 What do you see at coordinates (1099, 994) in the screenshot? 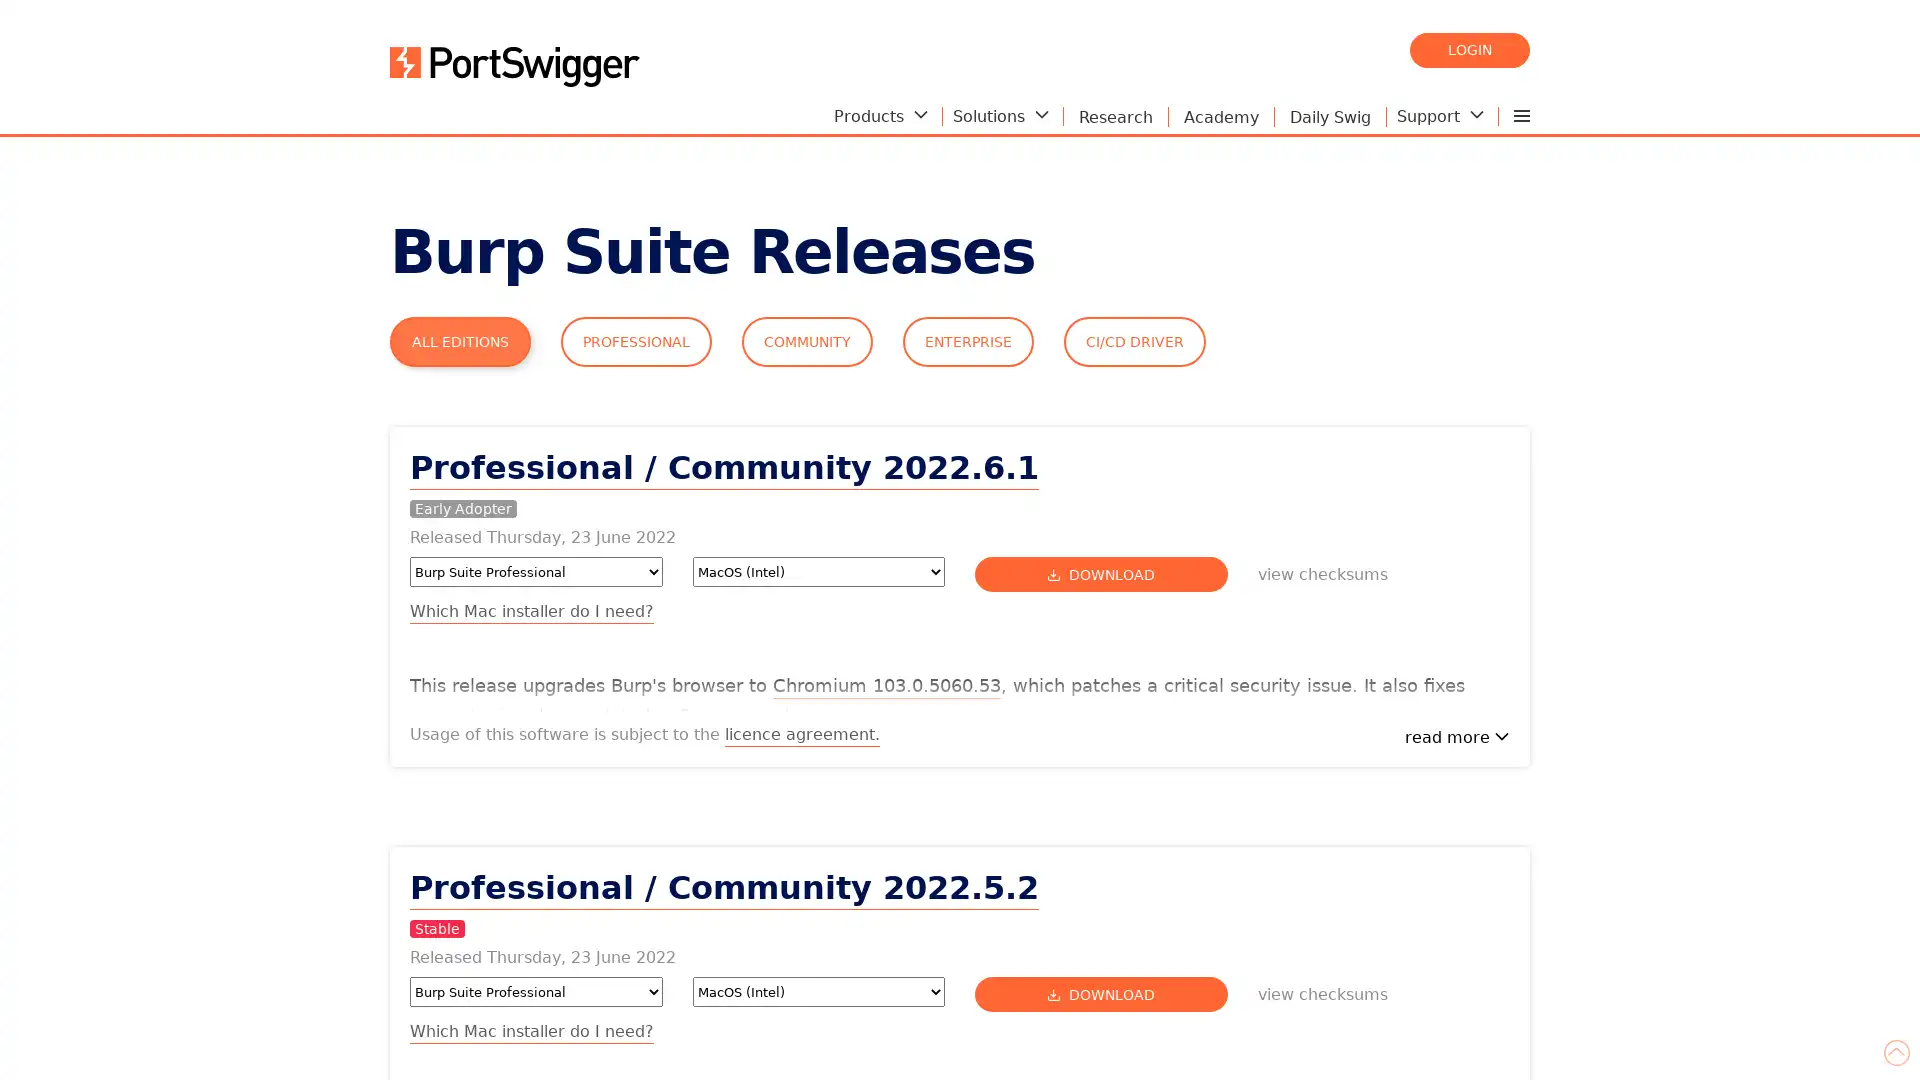
I see `DOWNLOAD` at bounding box center [1099, 994].